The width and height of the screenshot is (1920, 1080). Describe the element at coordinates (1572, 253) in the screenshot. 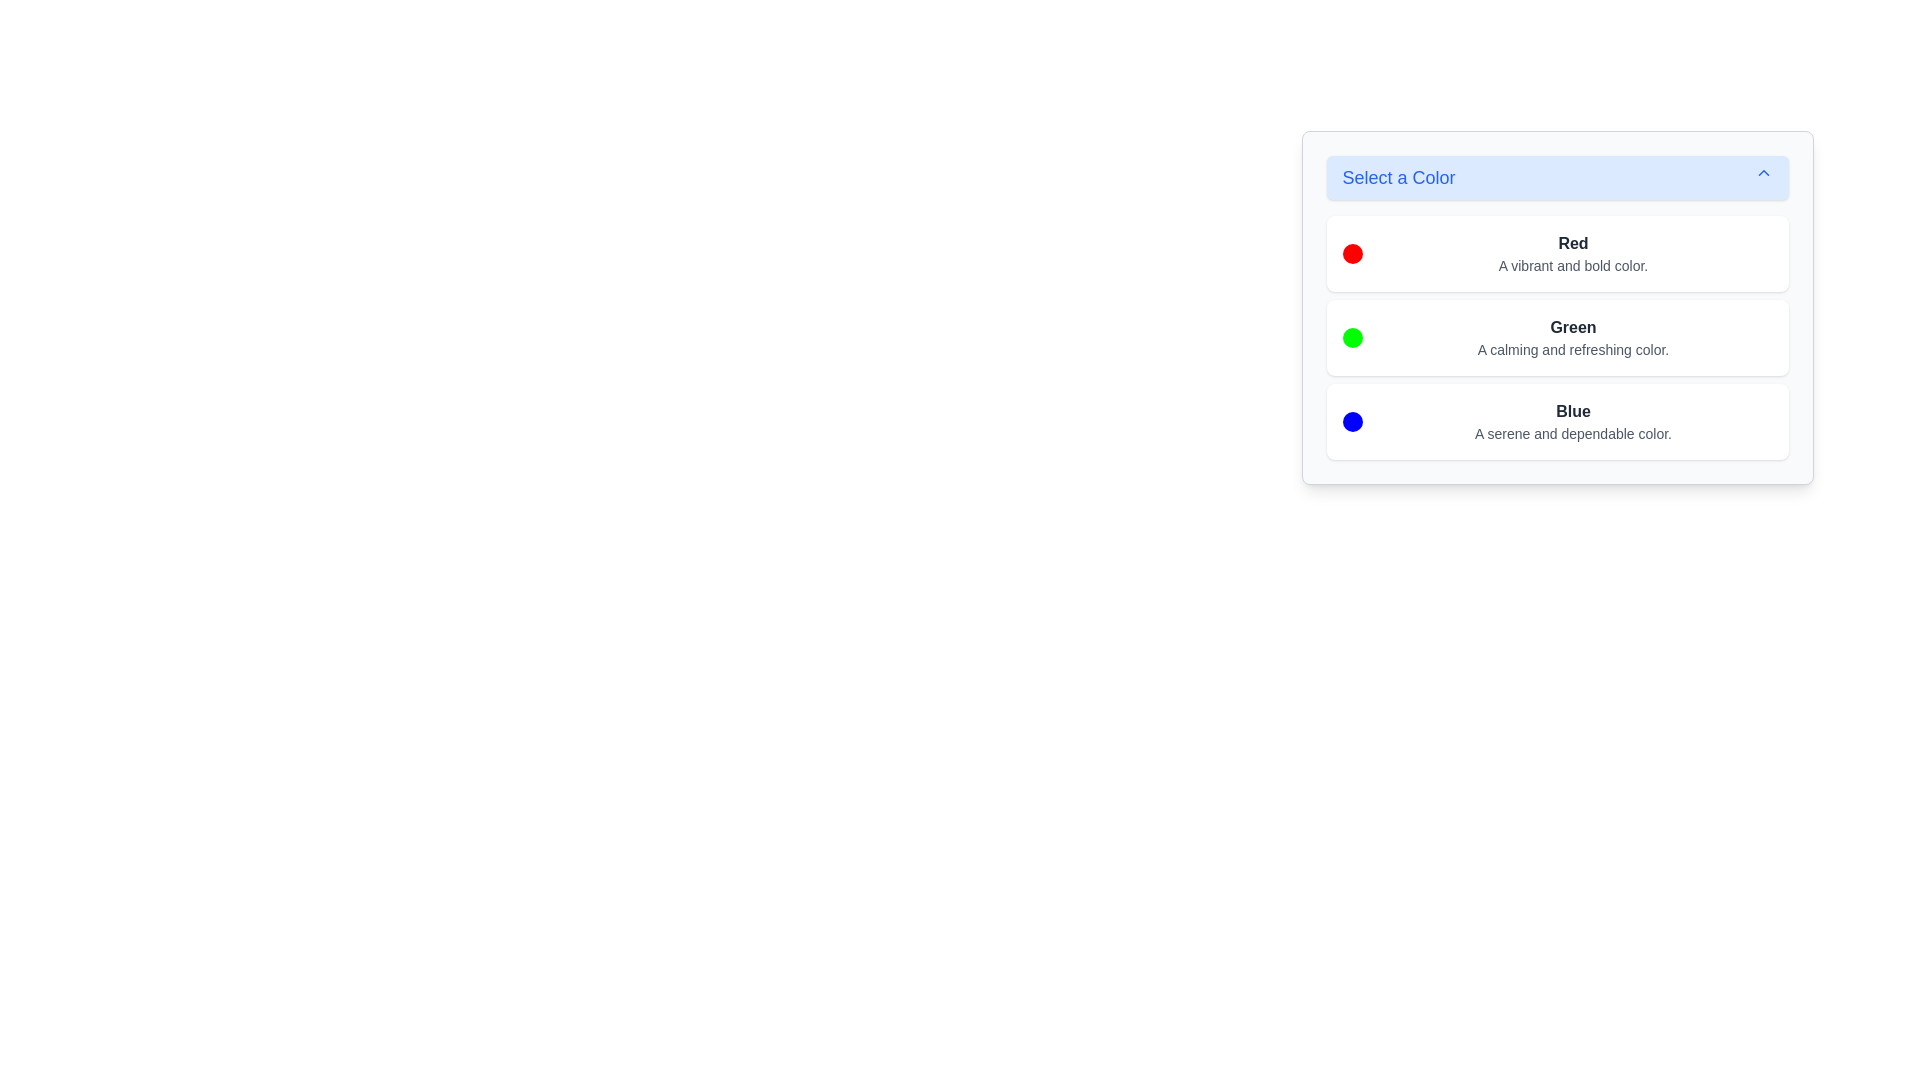

I see `textual description which consists of two lines: 'Red' in bold black font and 'A vibrant and bold color.' in a smaller, lighter font, located within a card in the 'Select a Color' section` at that location.